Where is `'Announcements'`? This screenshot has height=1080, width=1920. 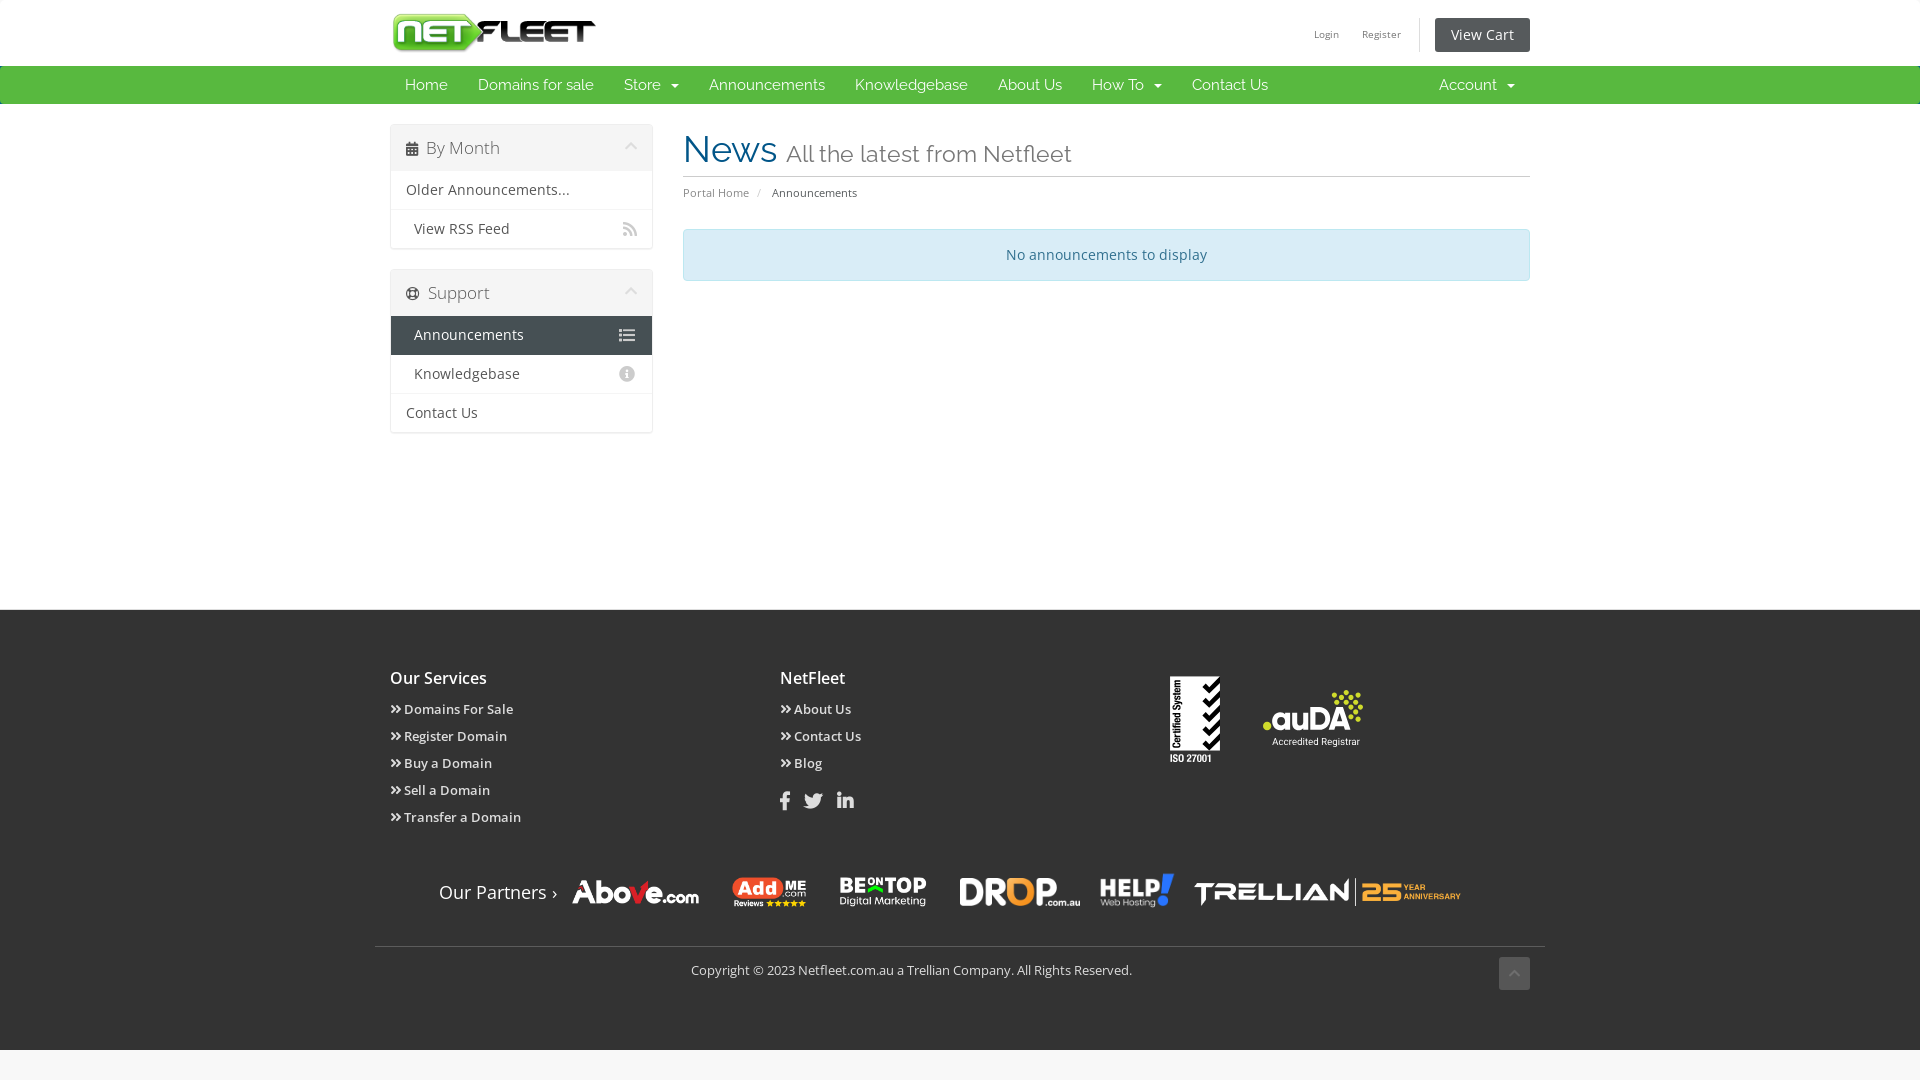 'Announcements' is located at coordinates (766, 83).